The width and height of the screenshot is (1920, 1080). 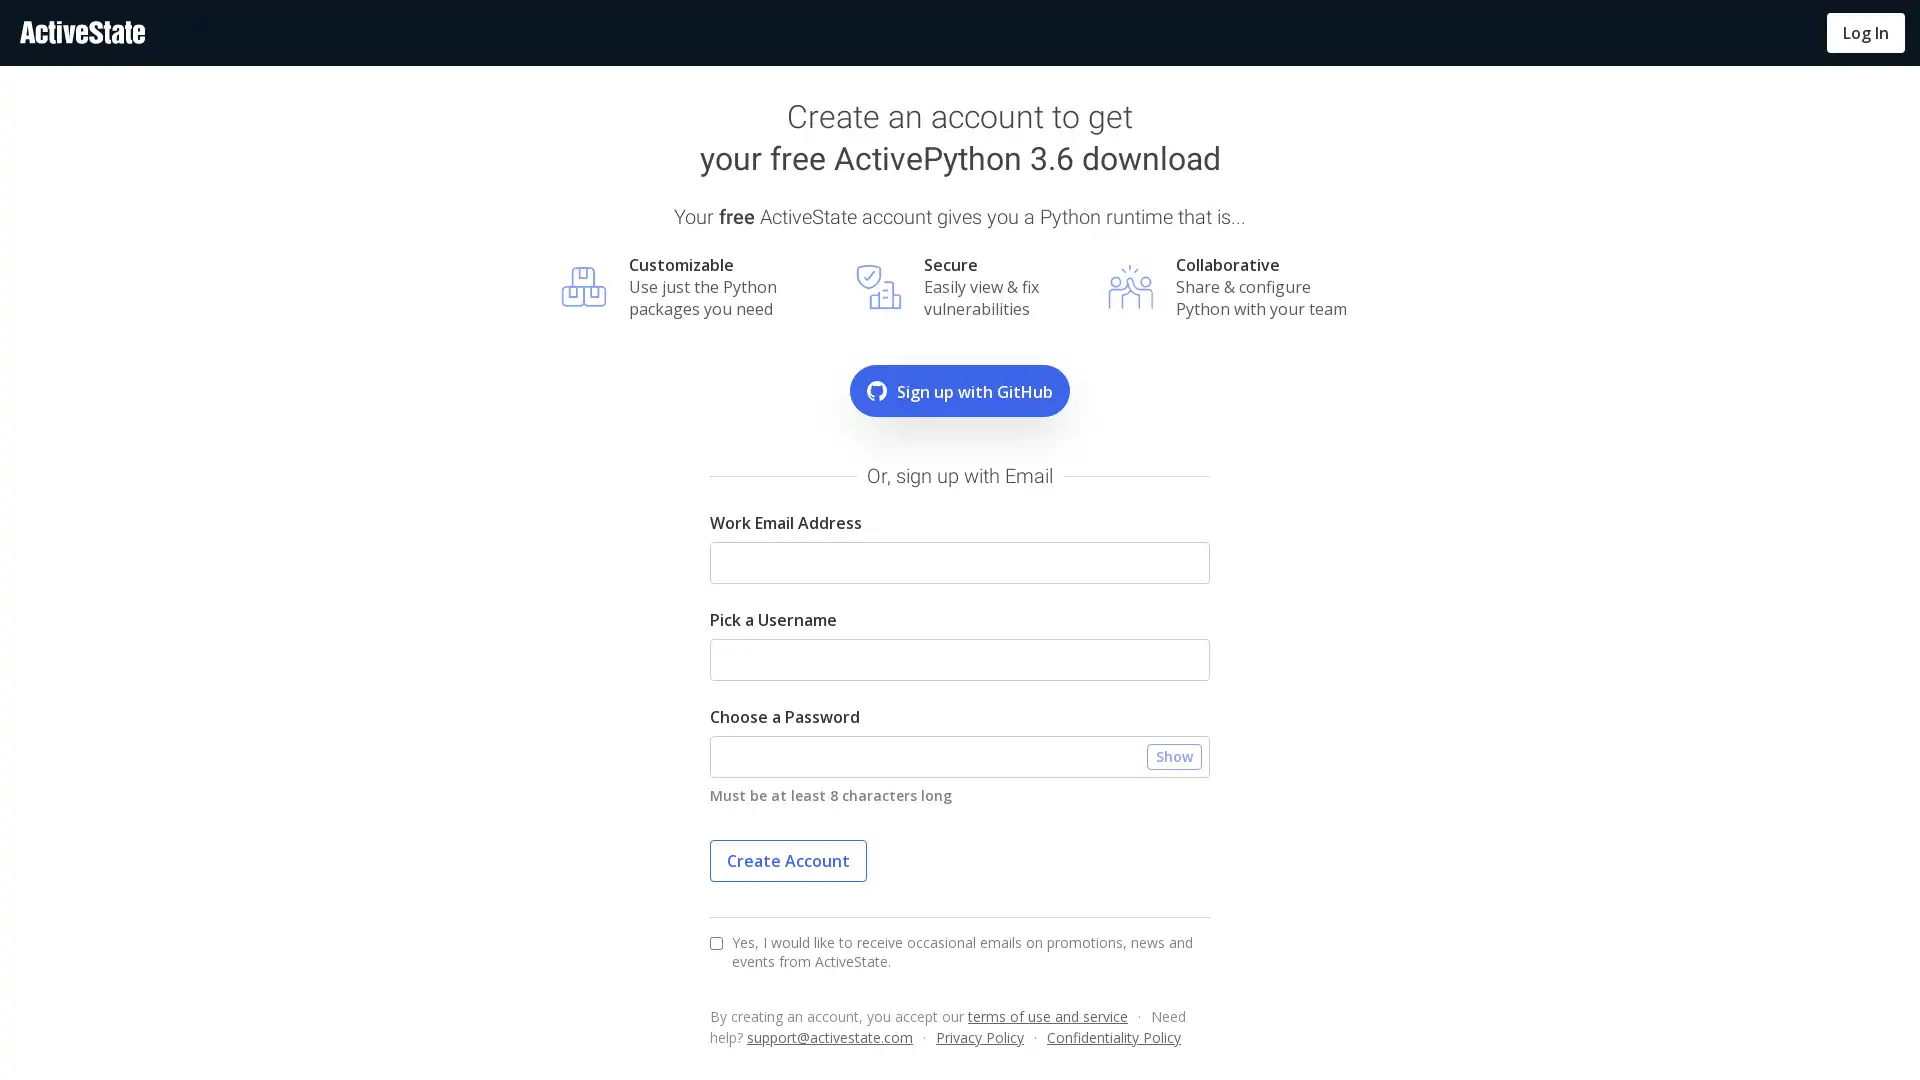 I want to click on Show, so click(x=1174, y=756).